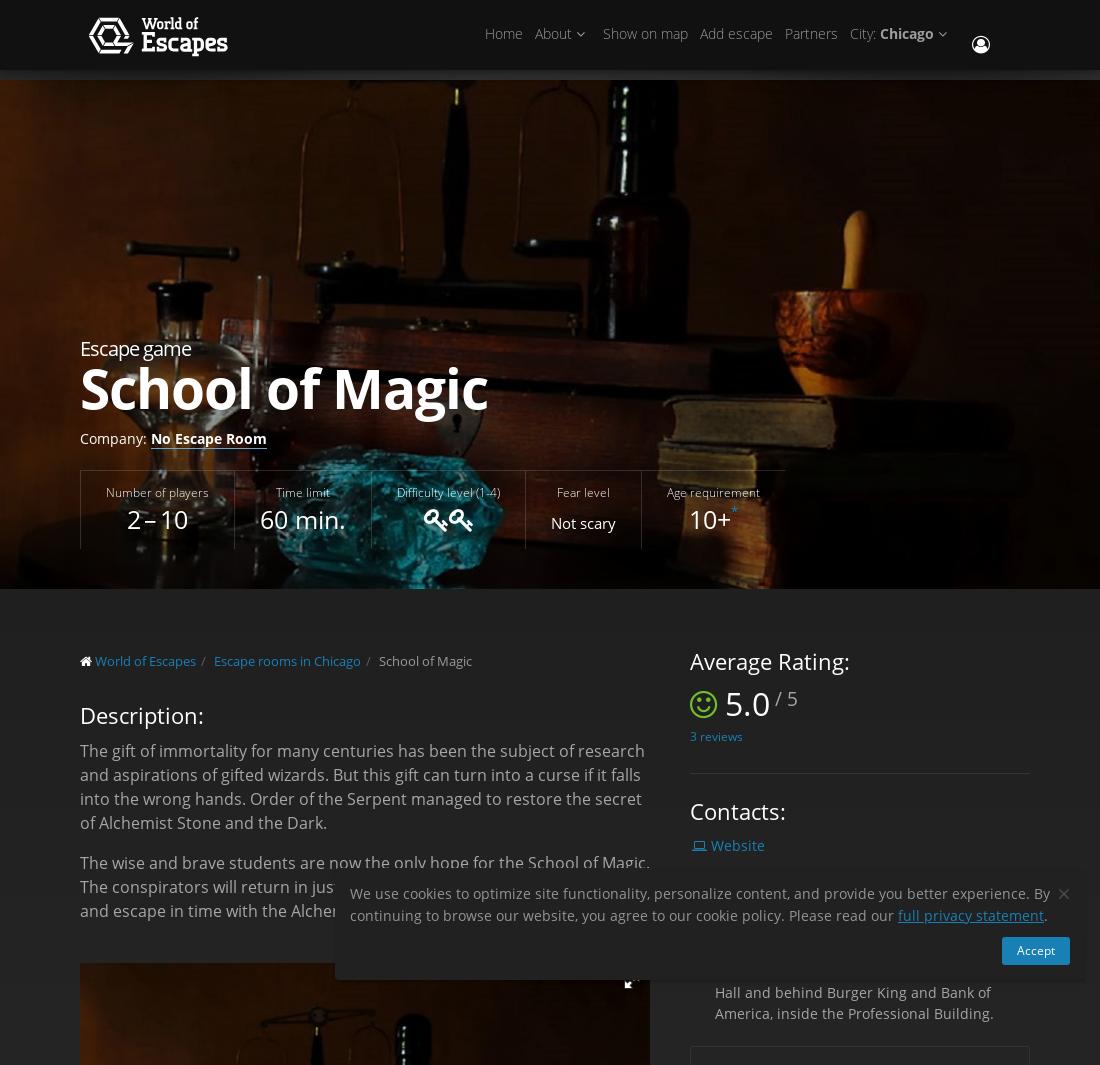 This screenshot has width=1100, height=1065. Describe the element at coordinates (447, 490) in the screenshot. I see `'Difficulty level (1-4)'` at that location.